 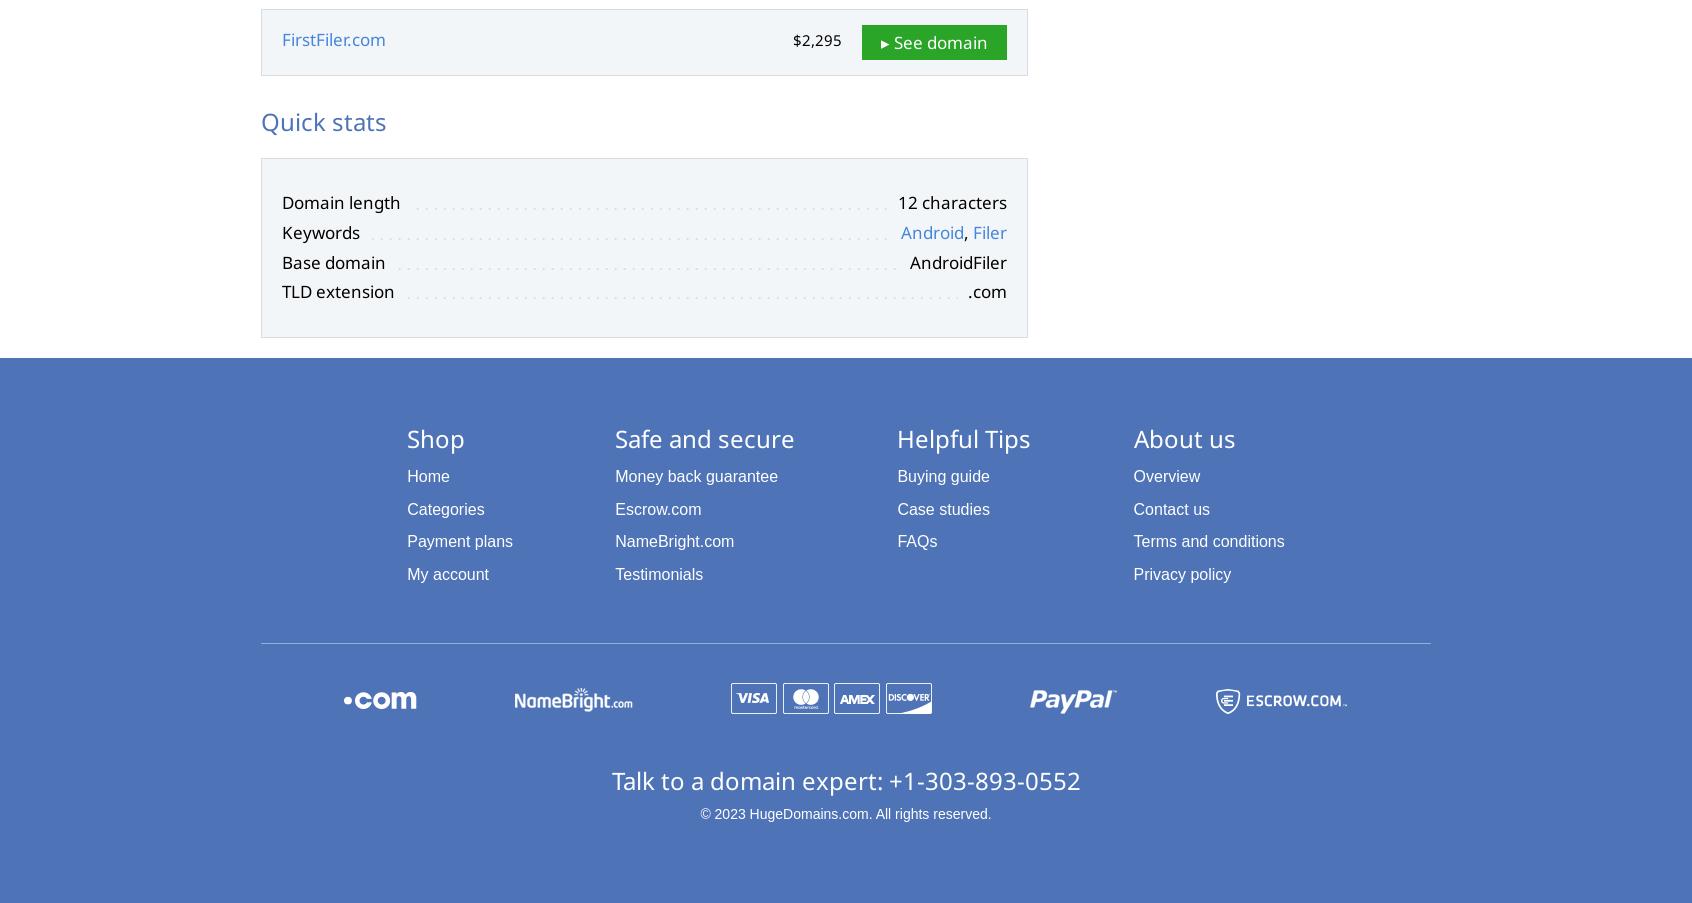 What do you see at coordinates (968, 231) in the screenshot?
I see `','` at bounding box center [968, 231].